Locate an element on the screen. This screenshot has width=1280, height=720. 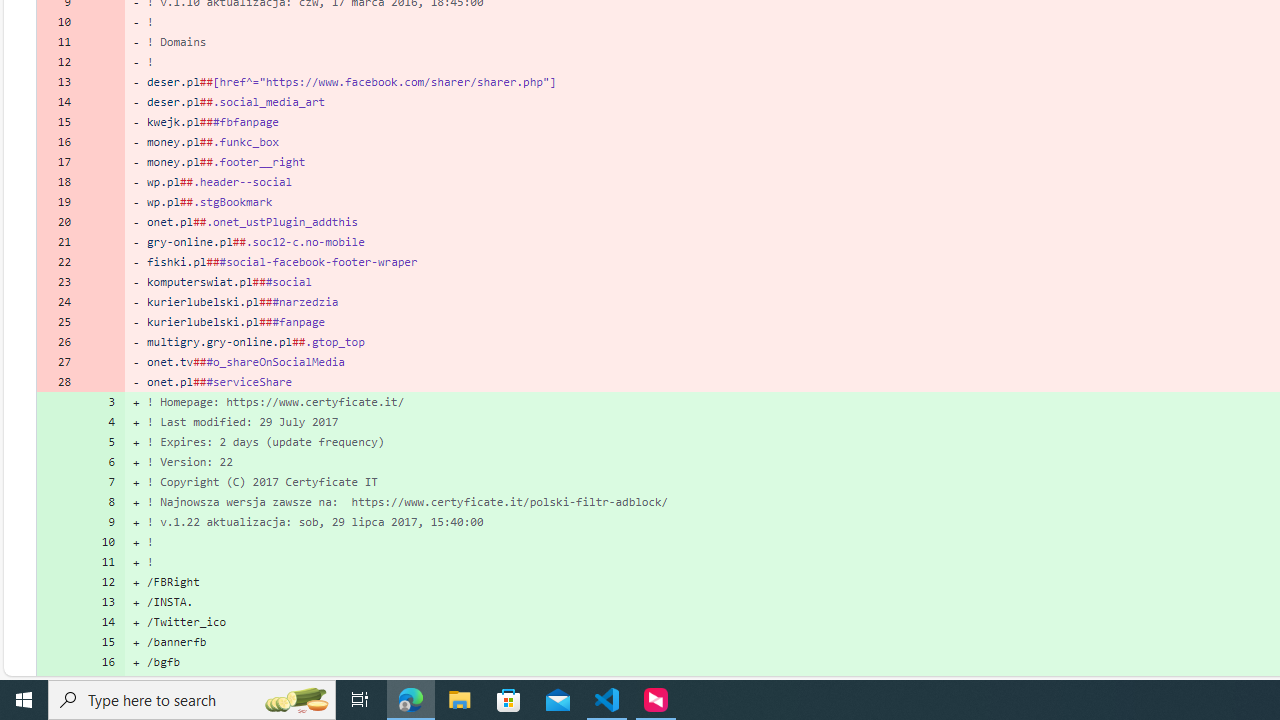
'3' is located at coordinates (102, 401).